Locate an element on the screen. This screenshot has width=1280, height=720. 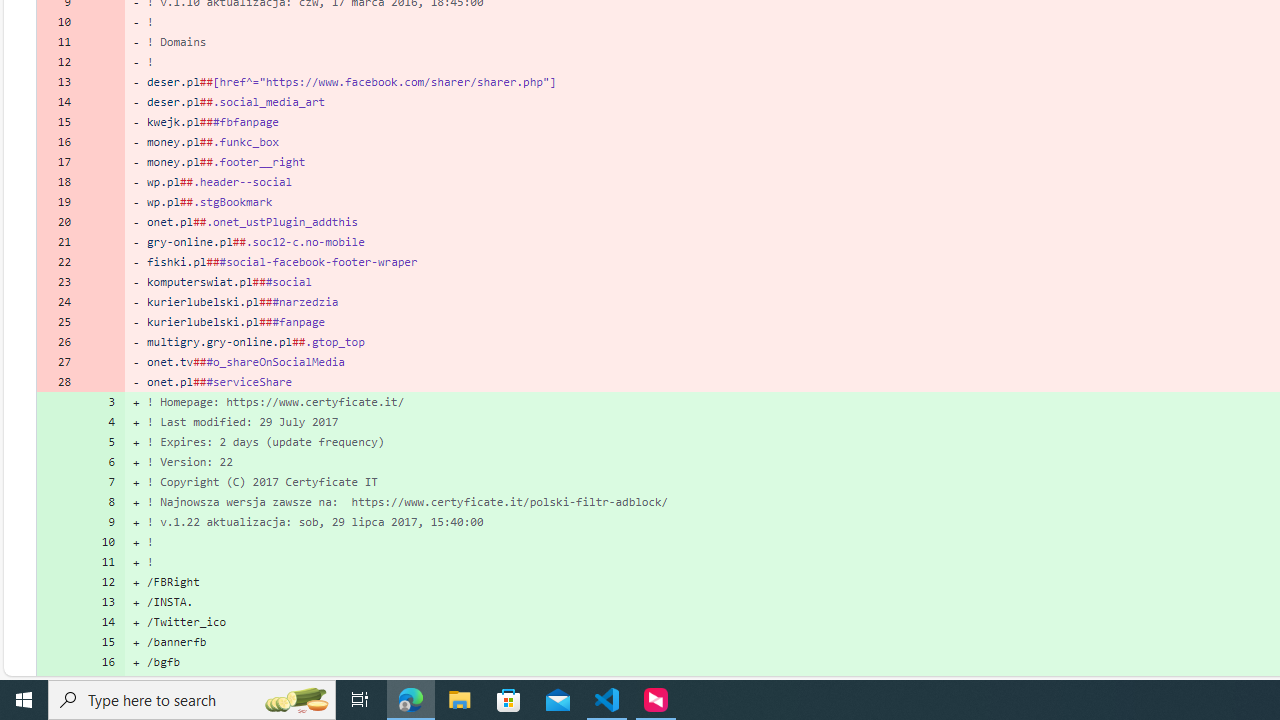
'3' is located at coordinates (102, 401).